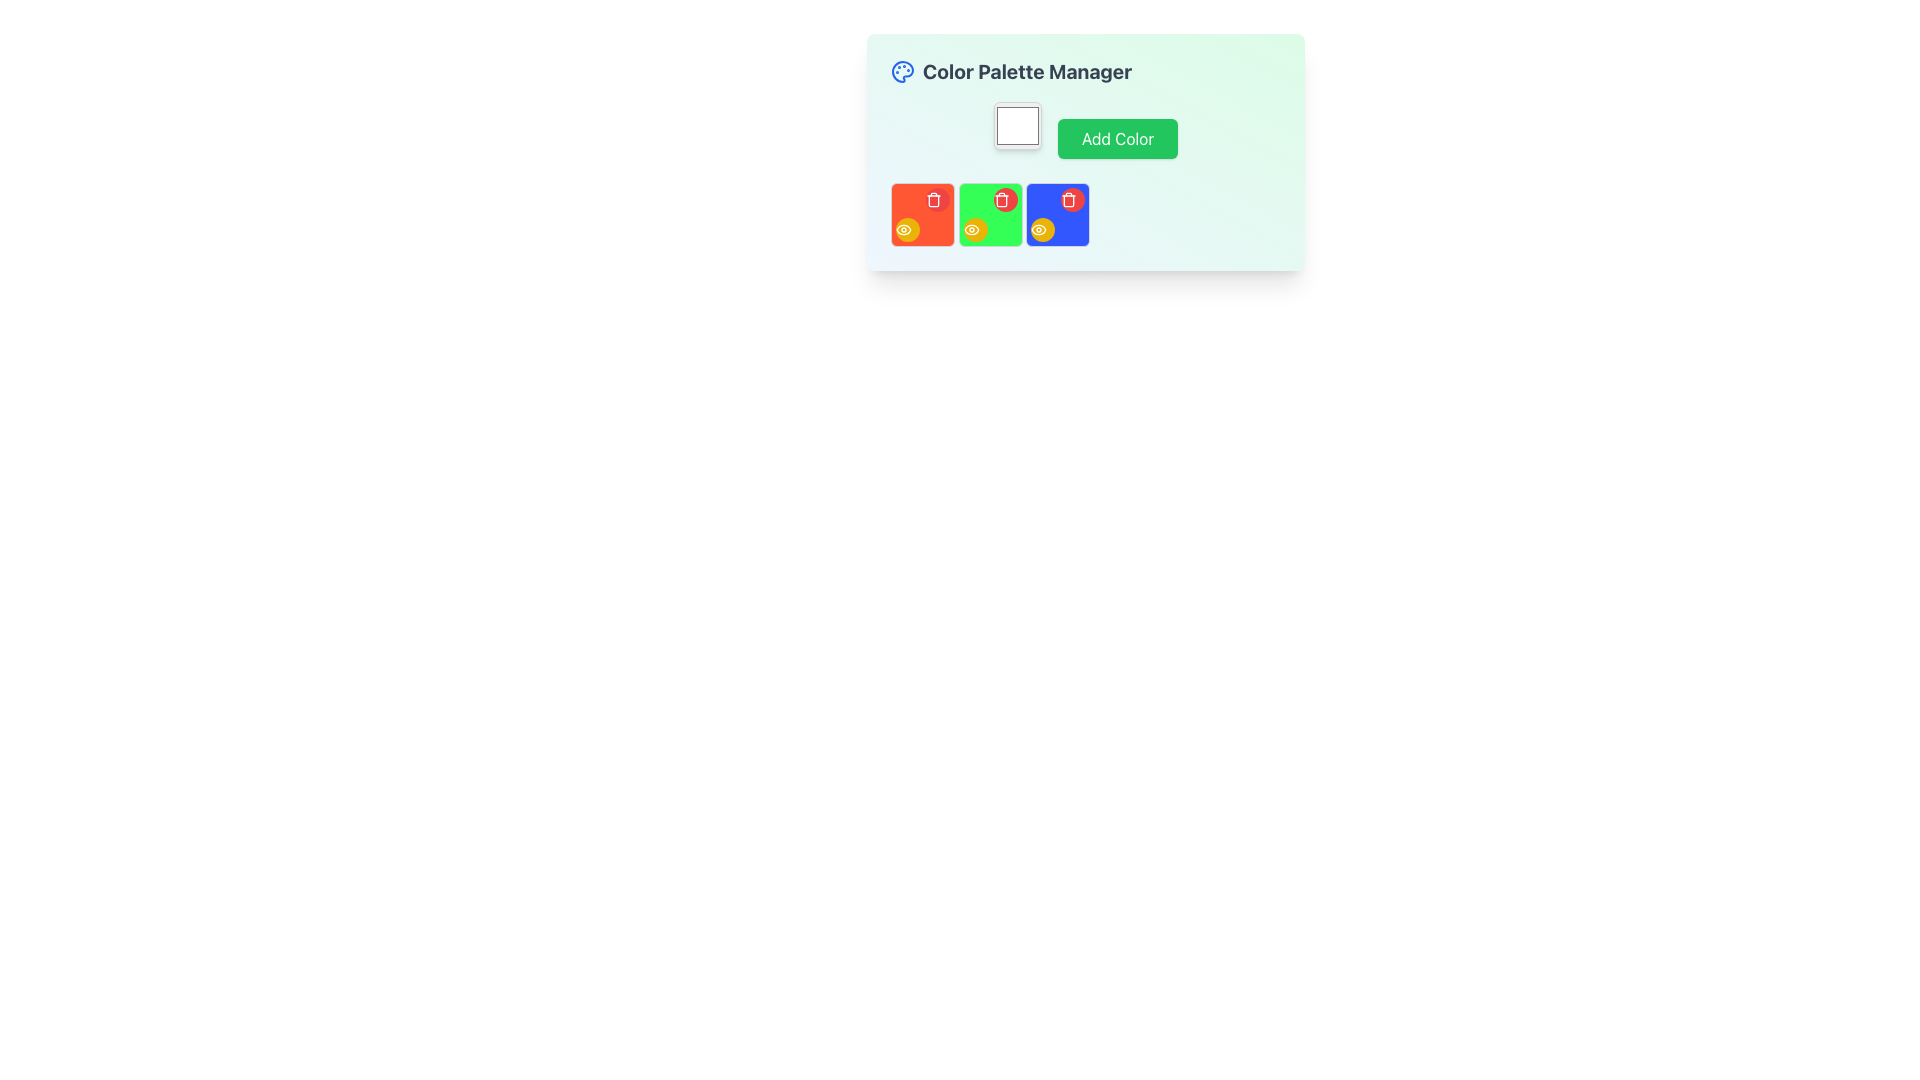 Image resolution: width=1920 pixels, height=1080 pixels. What do you see at coordinates (902, 229) in the screenshot?
I see `the eye-shaped icon located inside the yellow square with rounded corners in the Color Palette Manager section, specifically the third square from the left` at bounding box center [902, 229].